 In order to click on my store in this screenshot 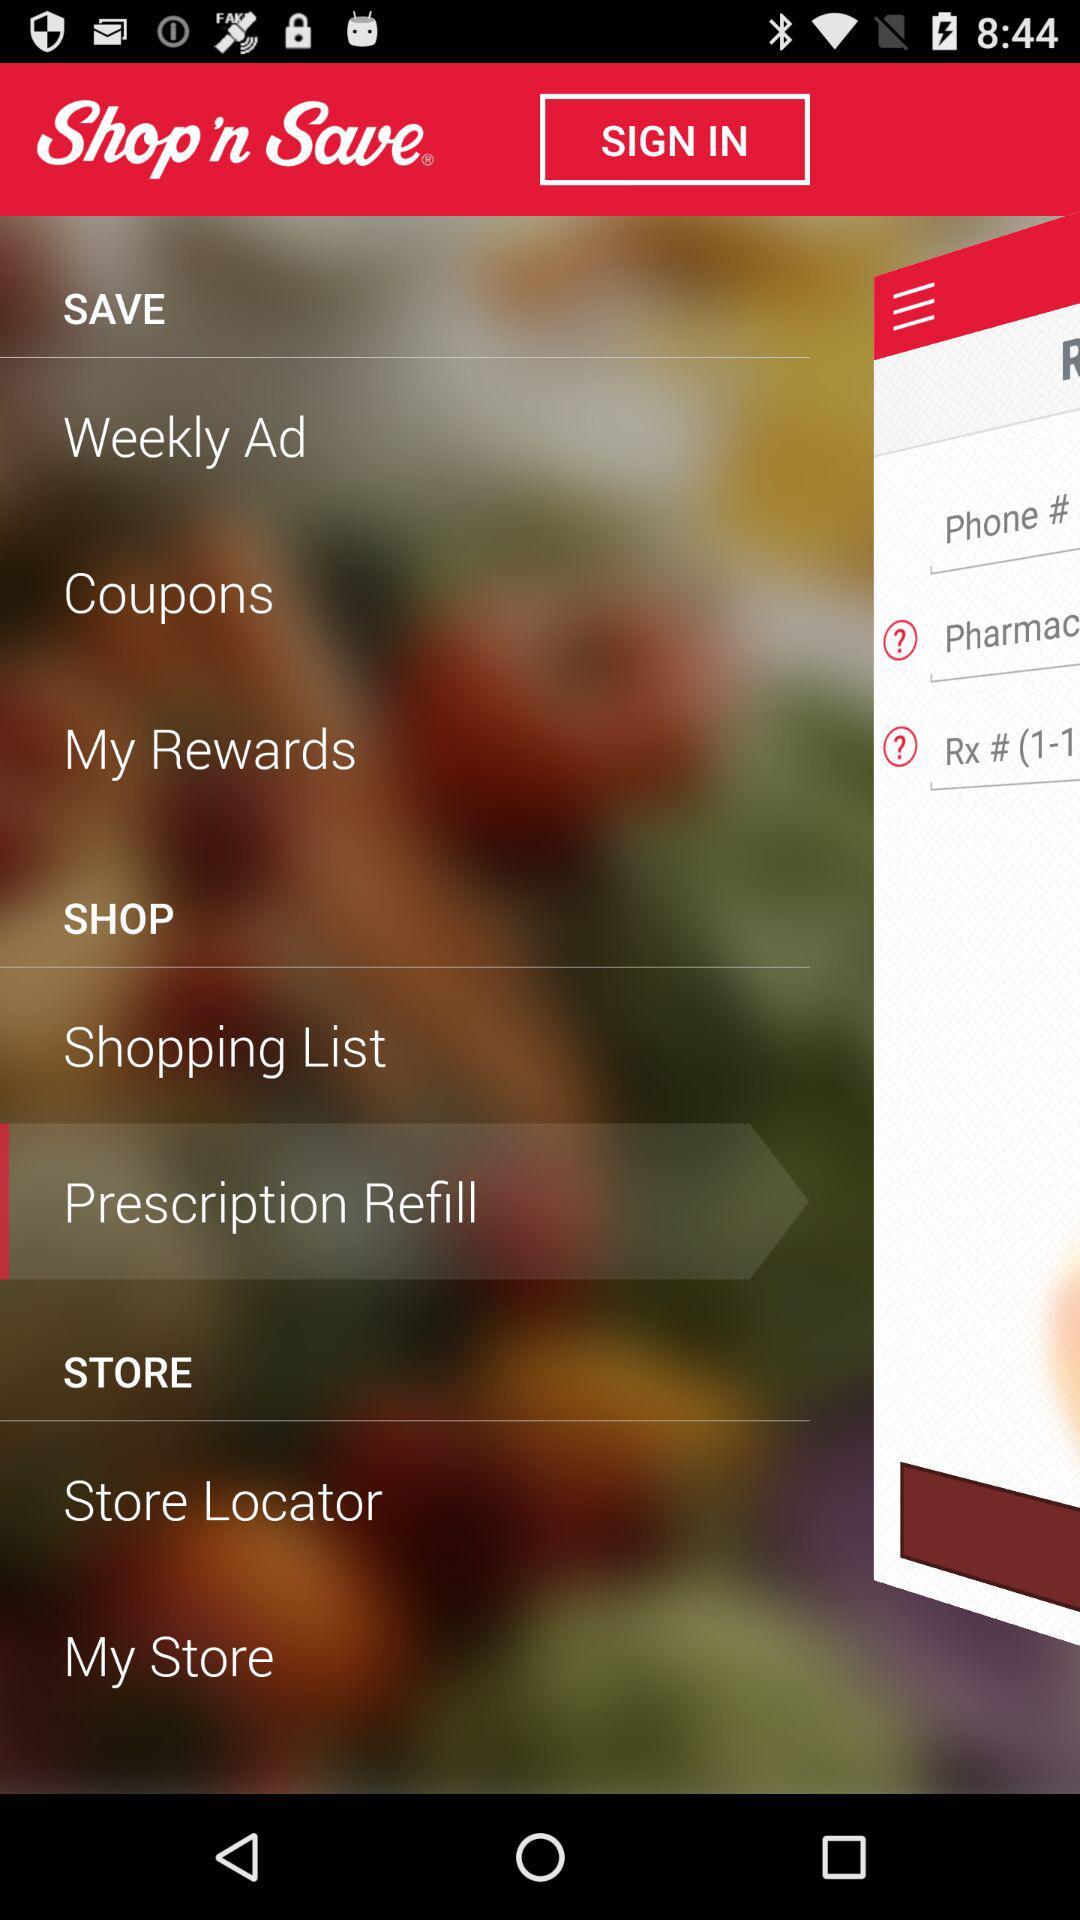, I will do `click(405, 1655)`.